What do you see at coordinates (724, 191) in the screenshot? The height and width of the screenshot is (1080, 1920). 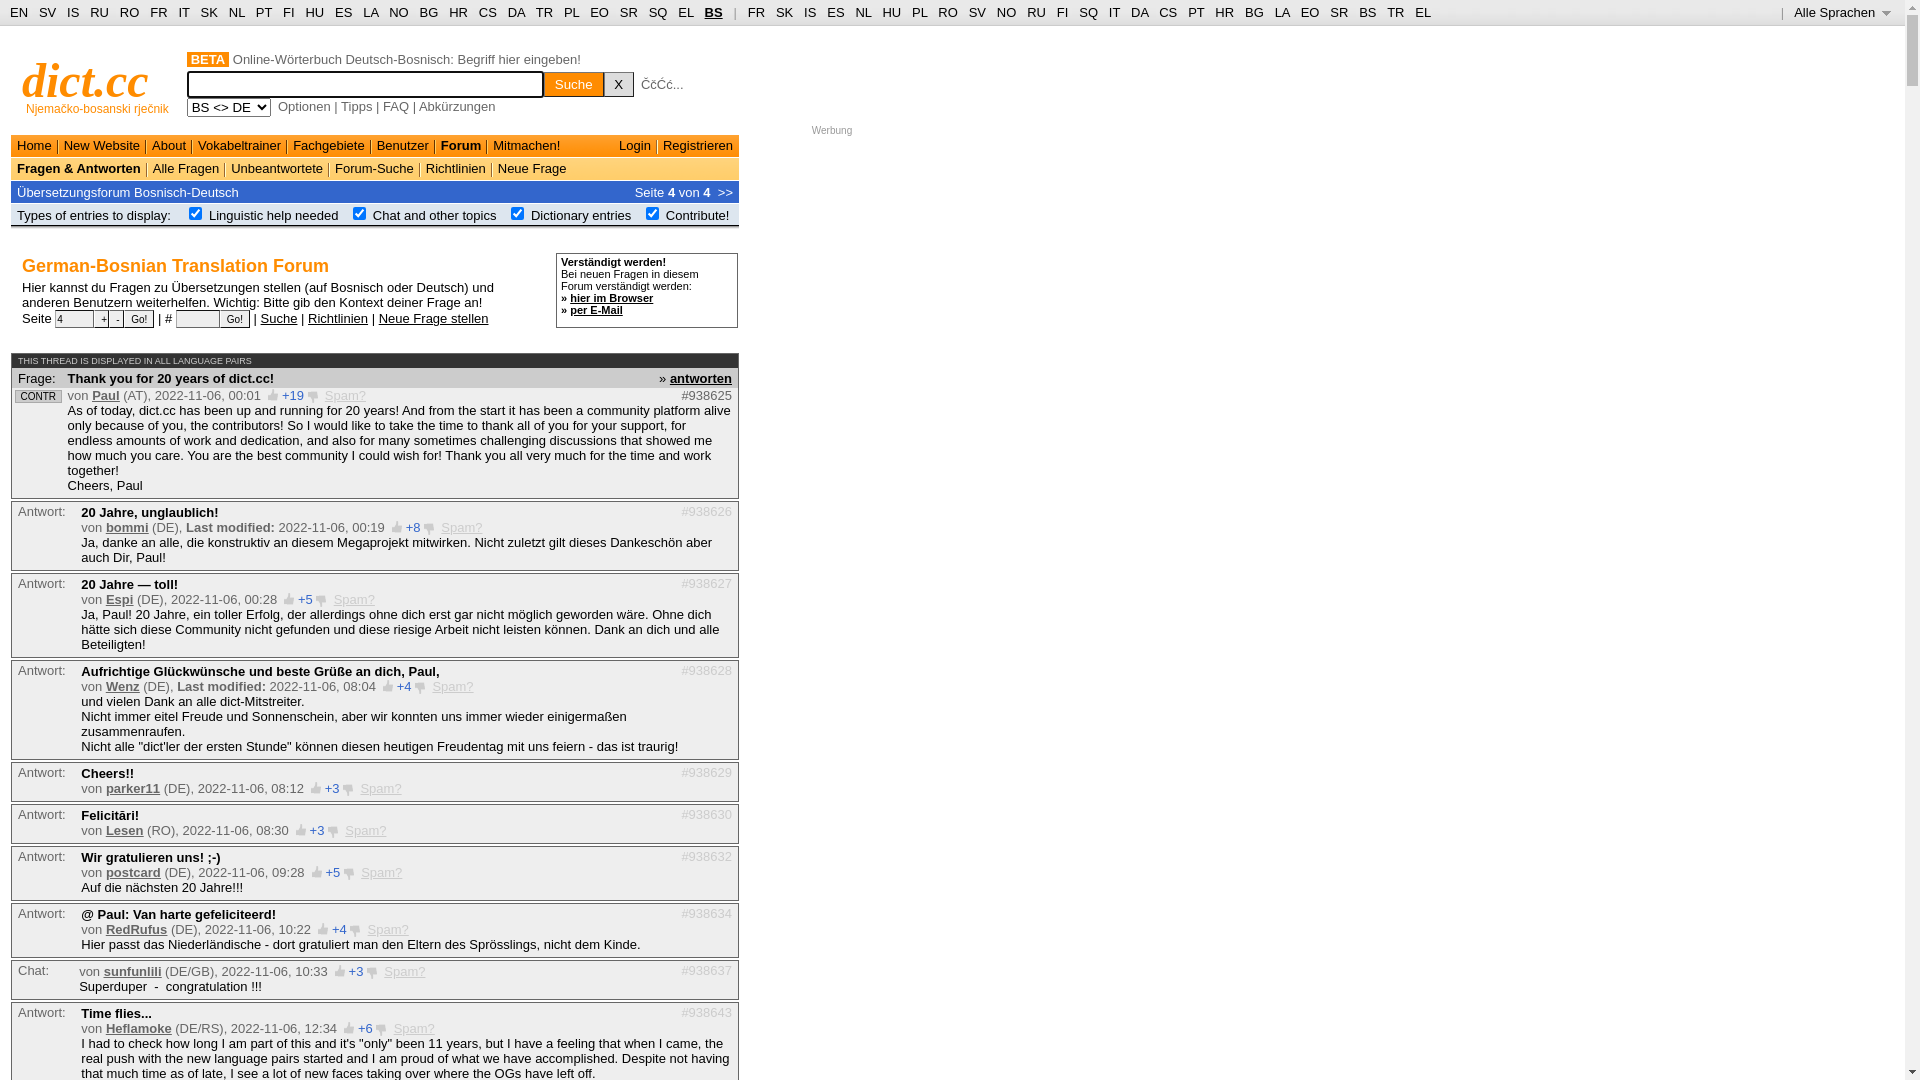 I see `'>>'` at bounding box center [724, 191].